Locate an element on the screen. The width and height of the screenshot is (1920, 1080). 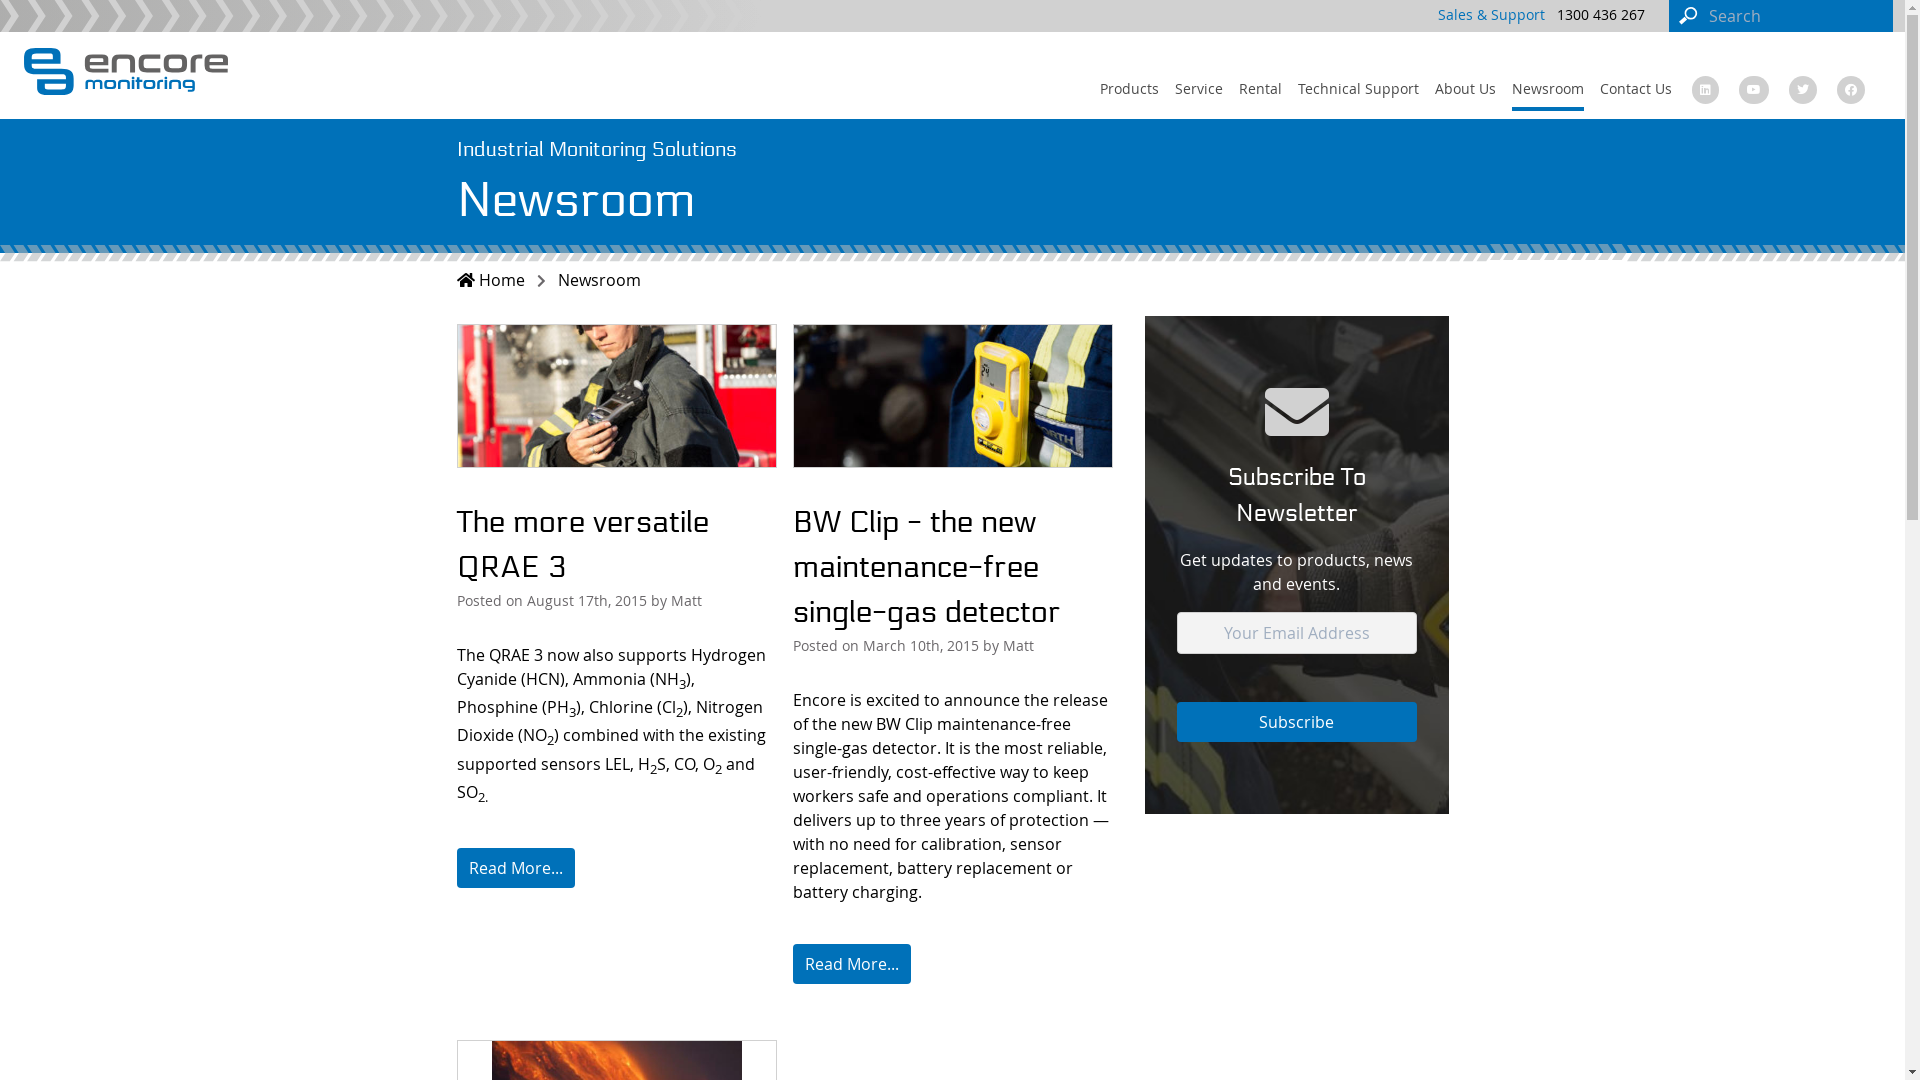
'Read More...' is located at coordinates (514, 866).